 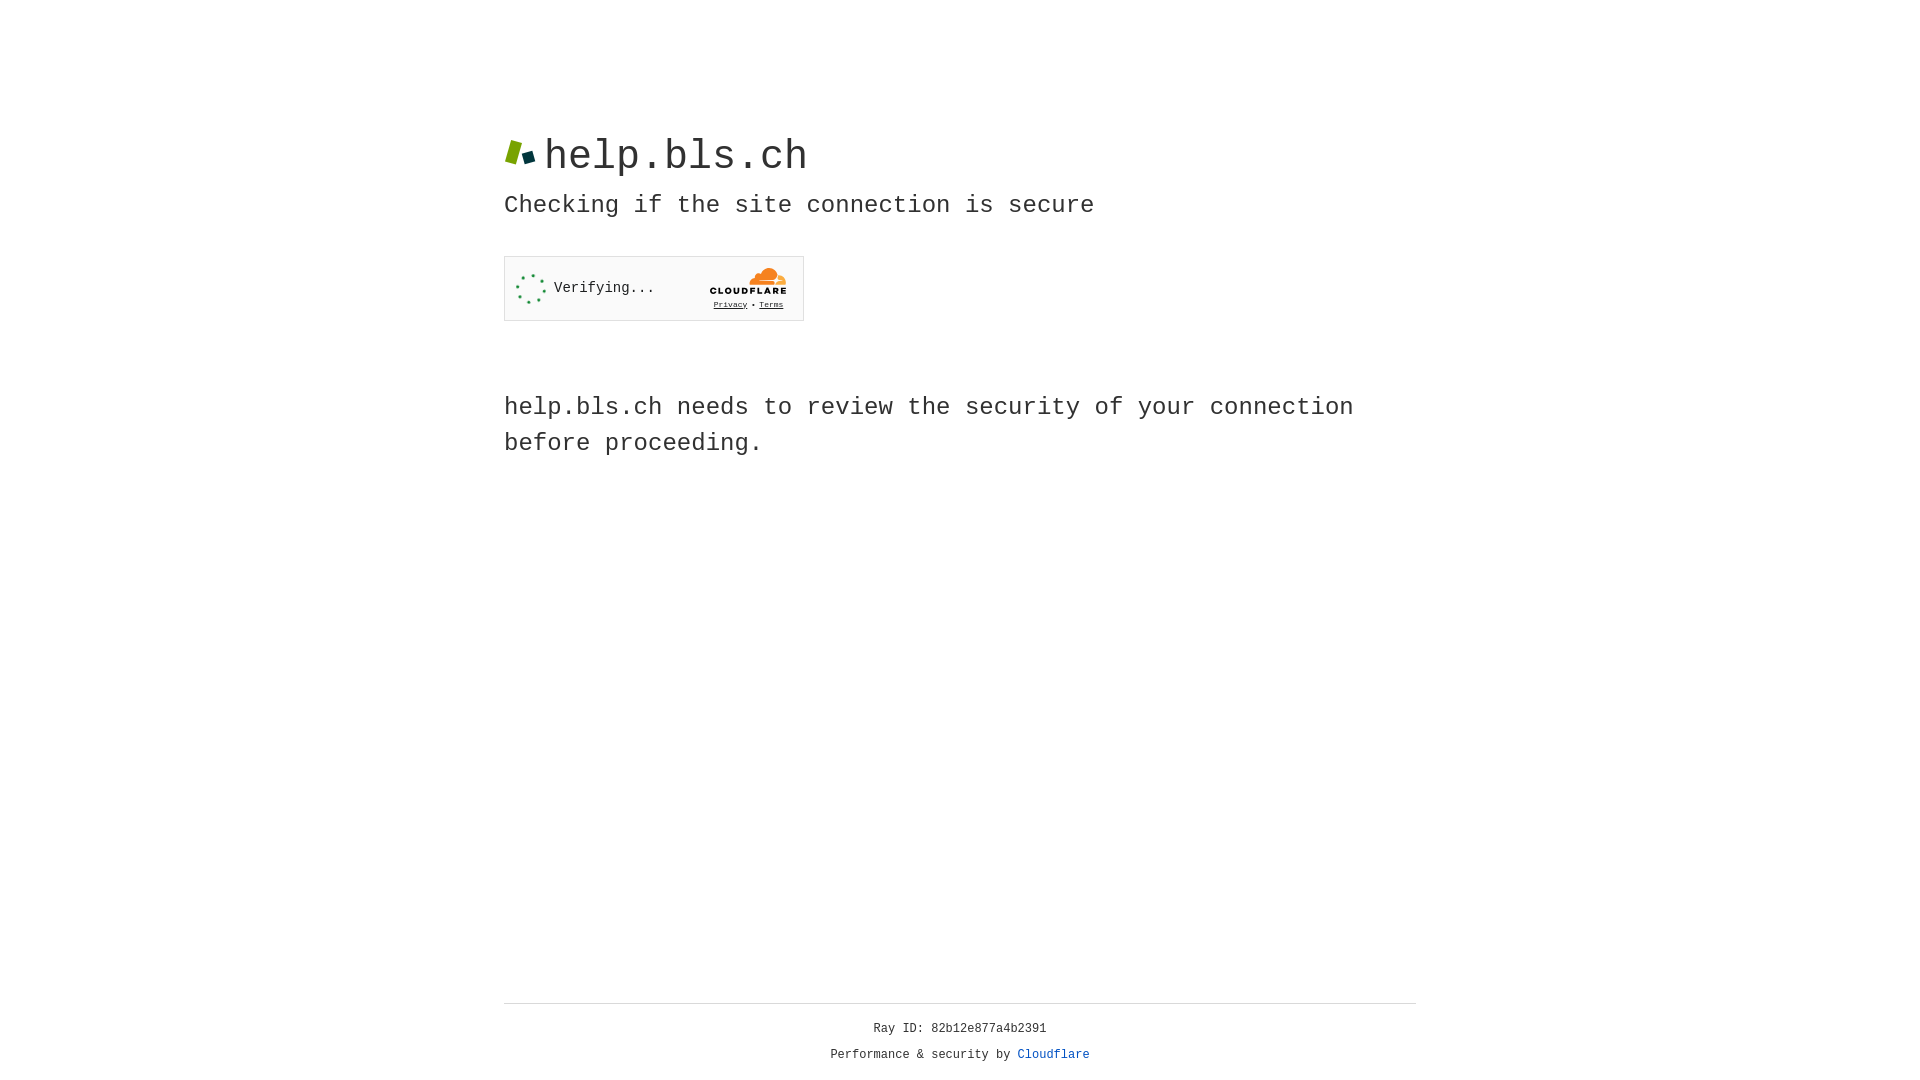 What do you see at coordinates (653, 288) in the screenshot?
I see `'Widget containing a Cloudflare security challenge'` at bounding box center [653, 288].